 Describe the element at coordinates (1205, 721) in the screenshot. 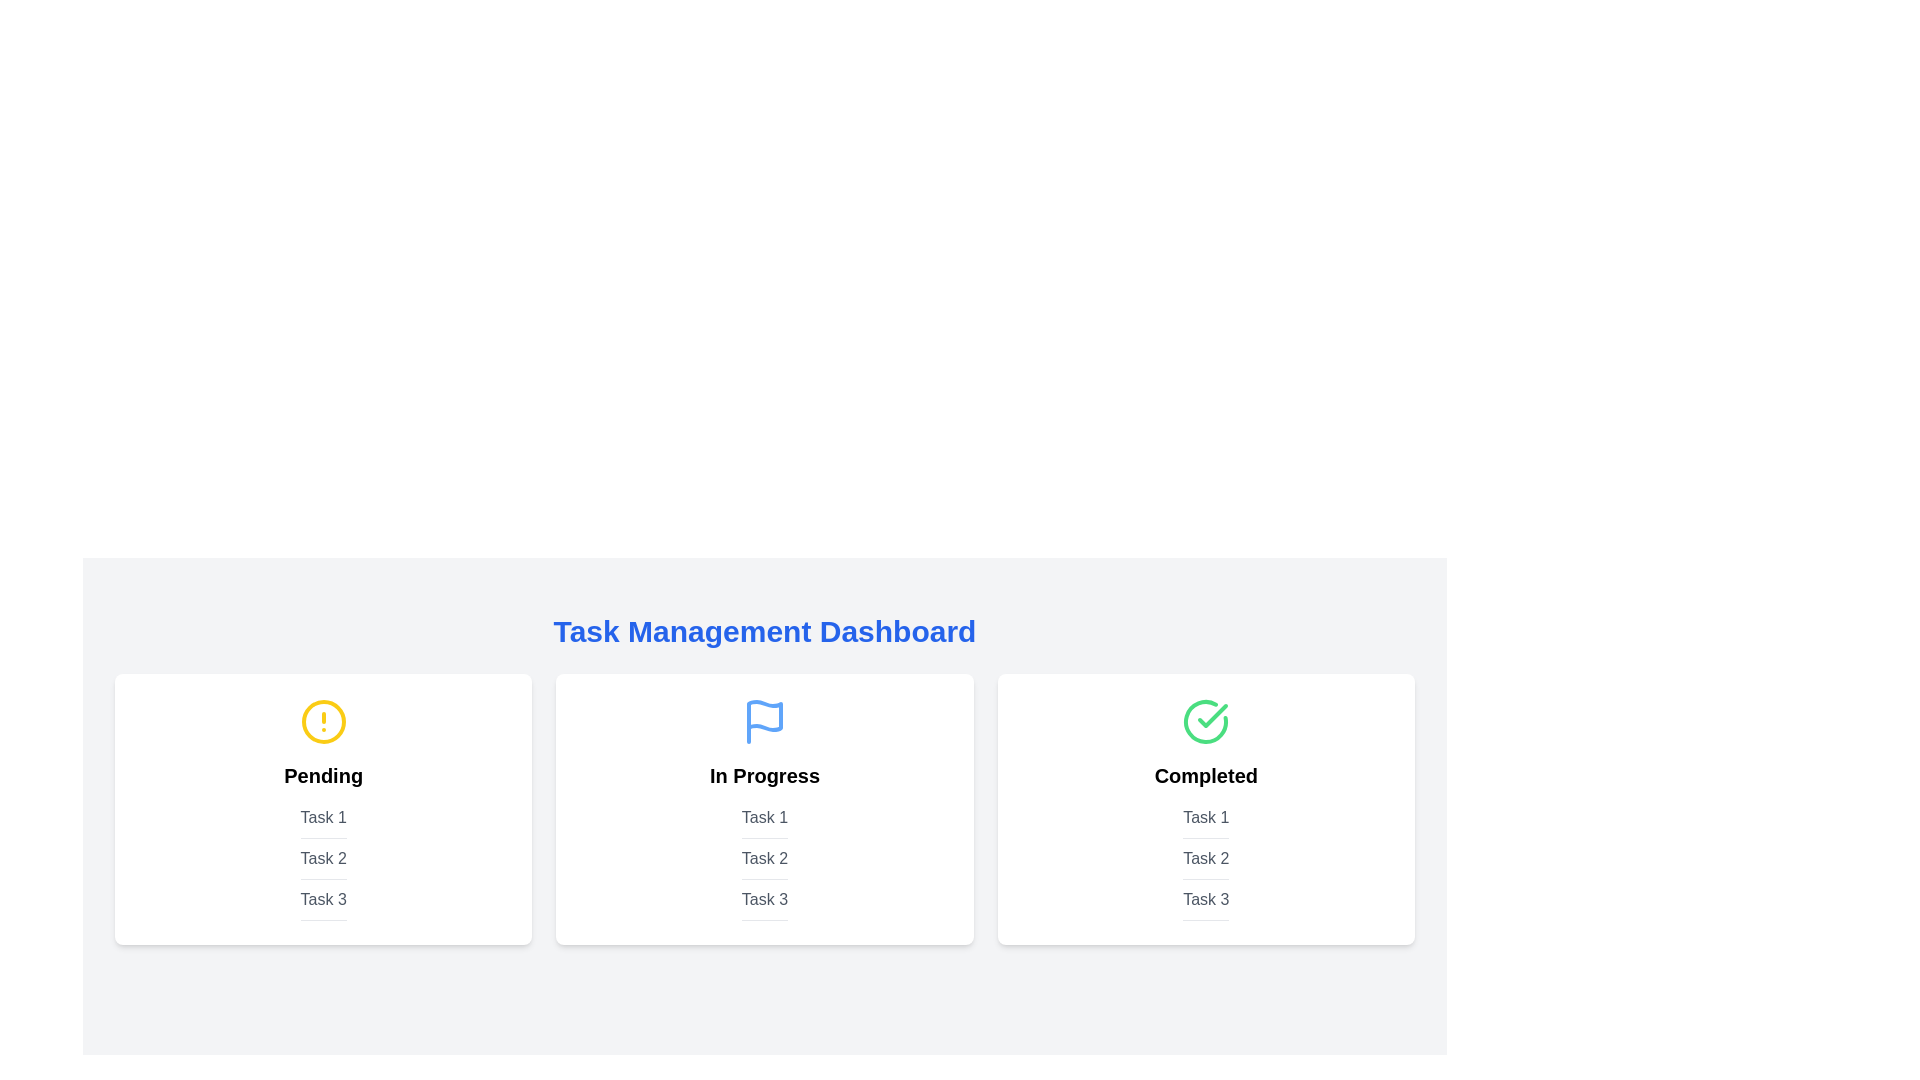

I see `the visual ring element indicating completion status in the task management dashboard, located within the 'Completed' card on the far right` at that location.